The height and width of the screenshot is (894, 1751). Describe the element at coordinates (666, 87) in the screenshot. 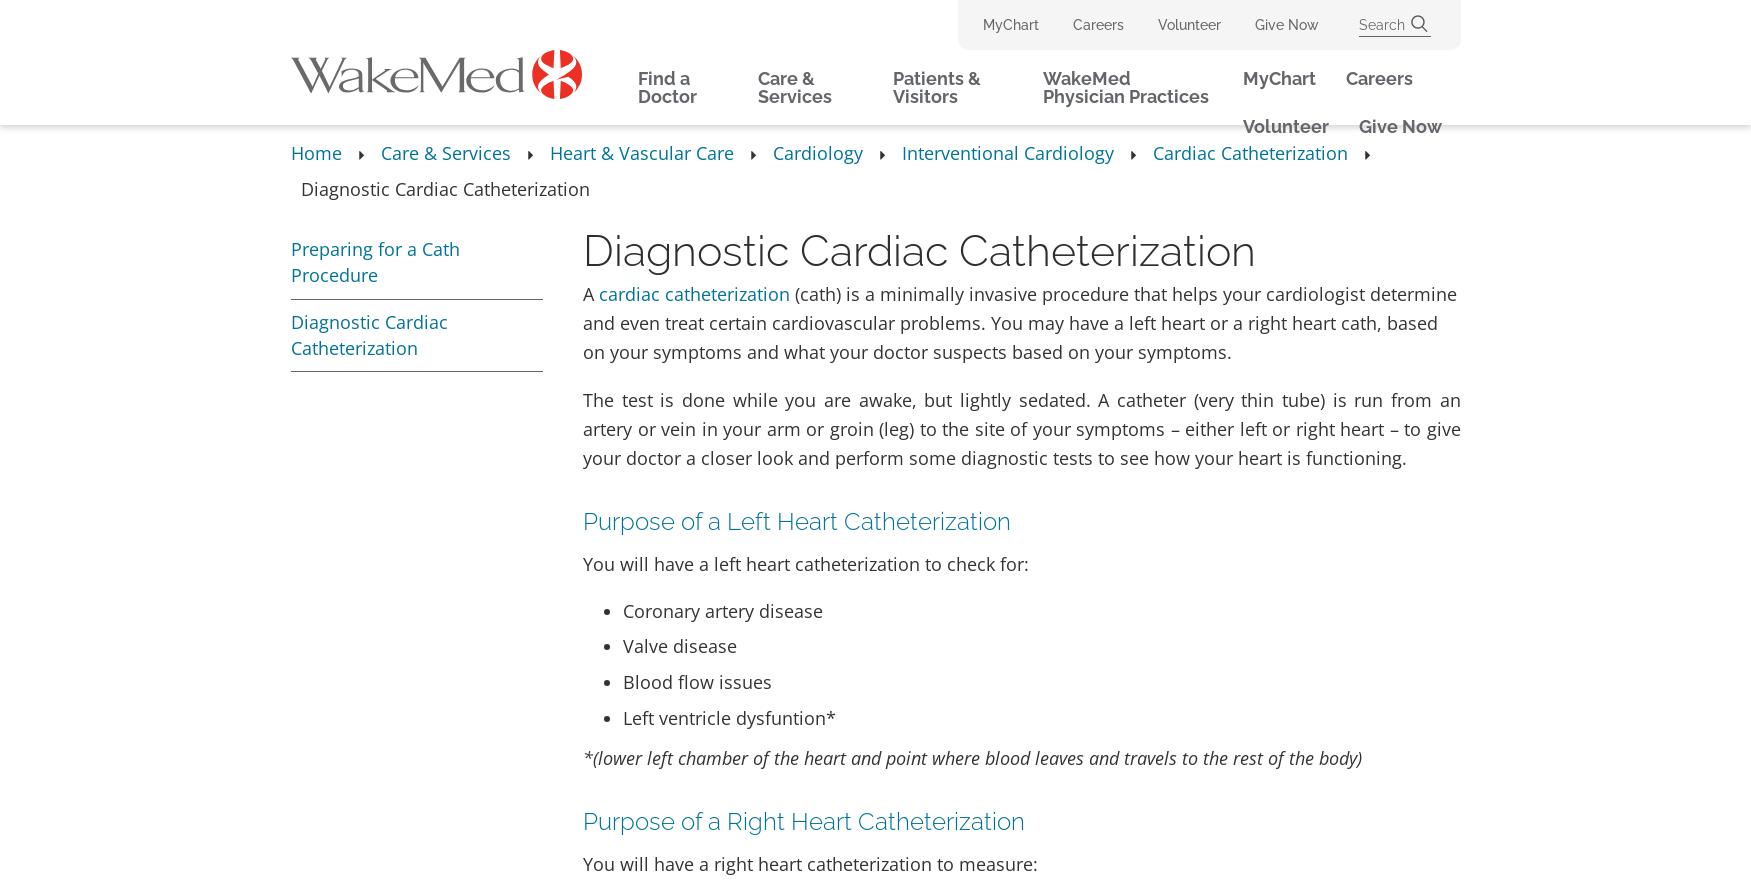

I see `'Find a Doctor'` at that location.